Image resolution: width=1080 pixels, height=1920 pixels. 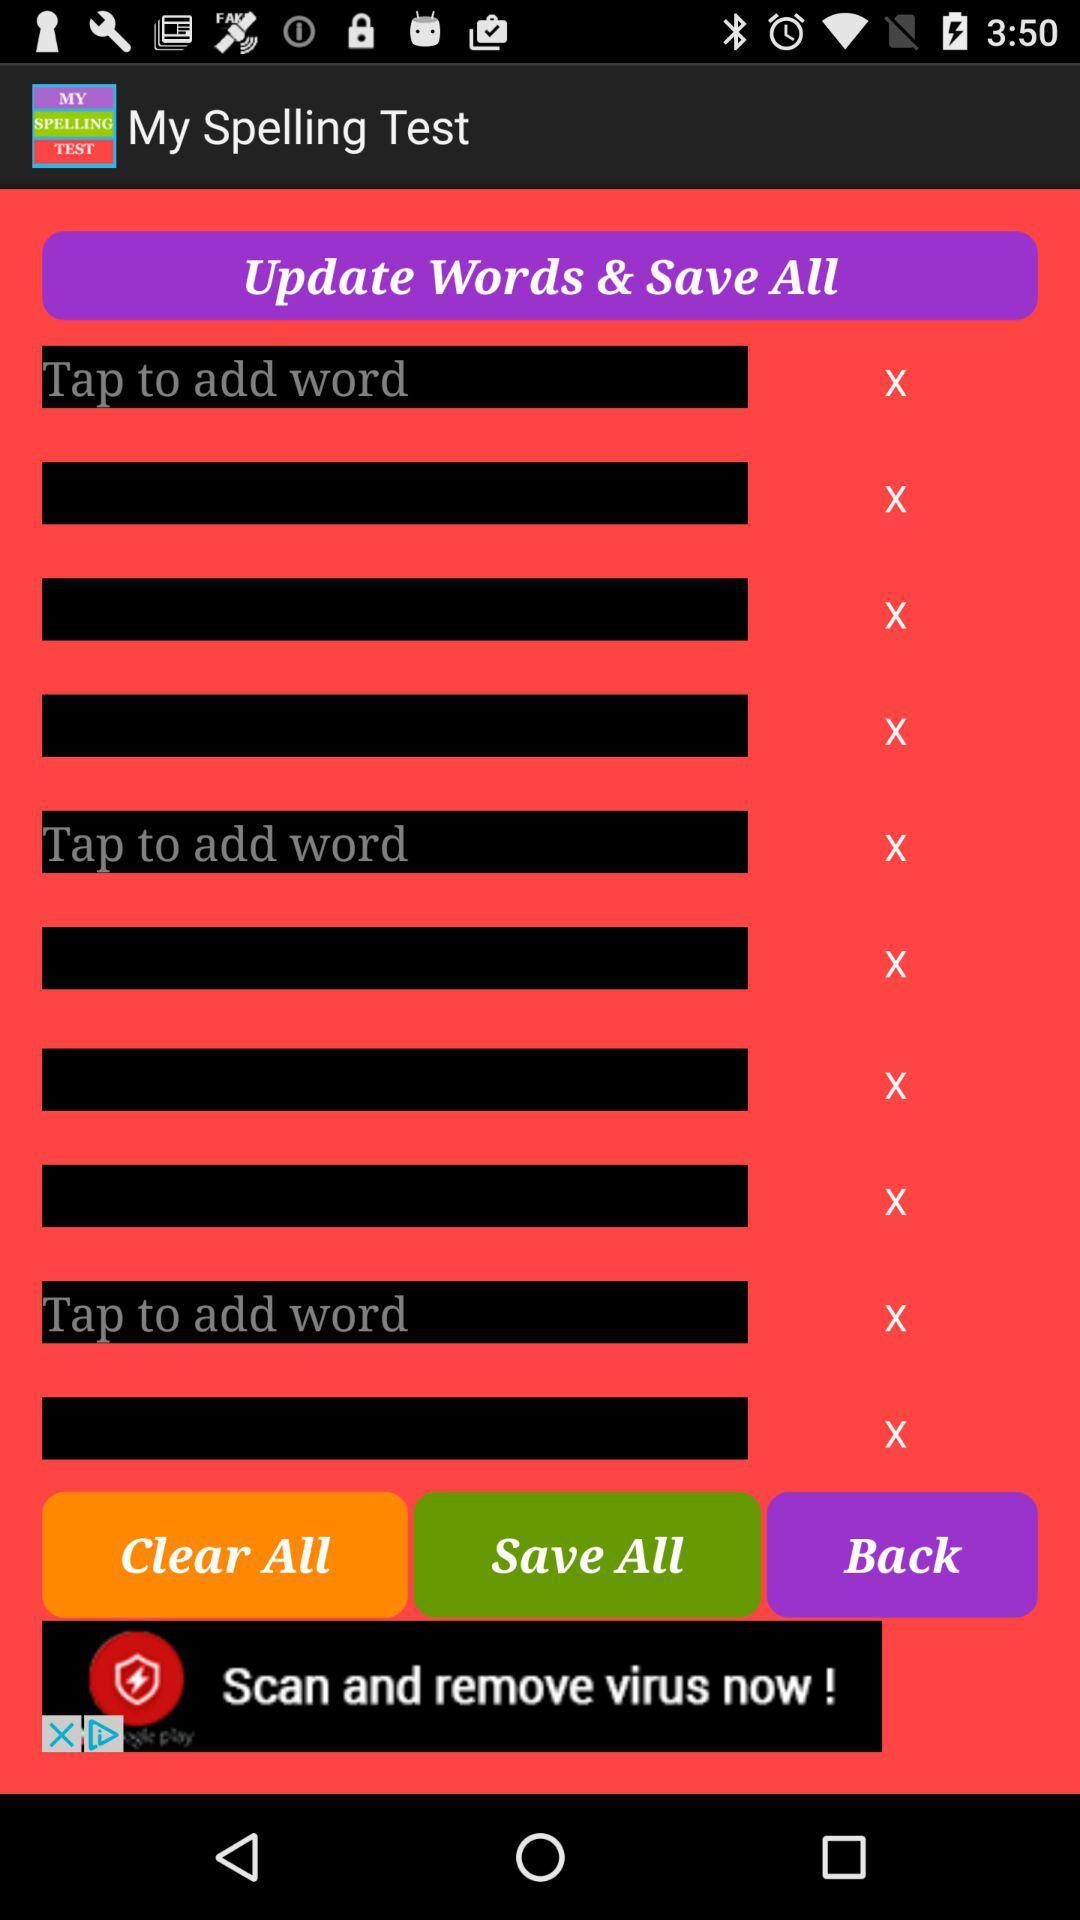 I want to click on play, so click(x=394, y=493).